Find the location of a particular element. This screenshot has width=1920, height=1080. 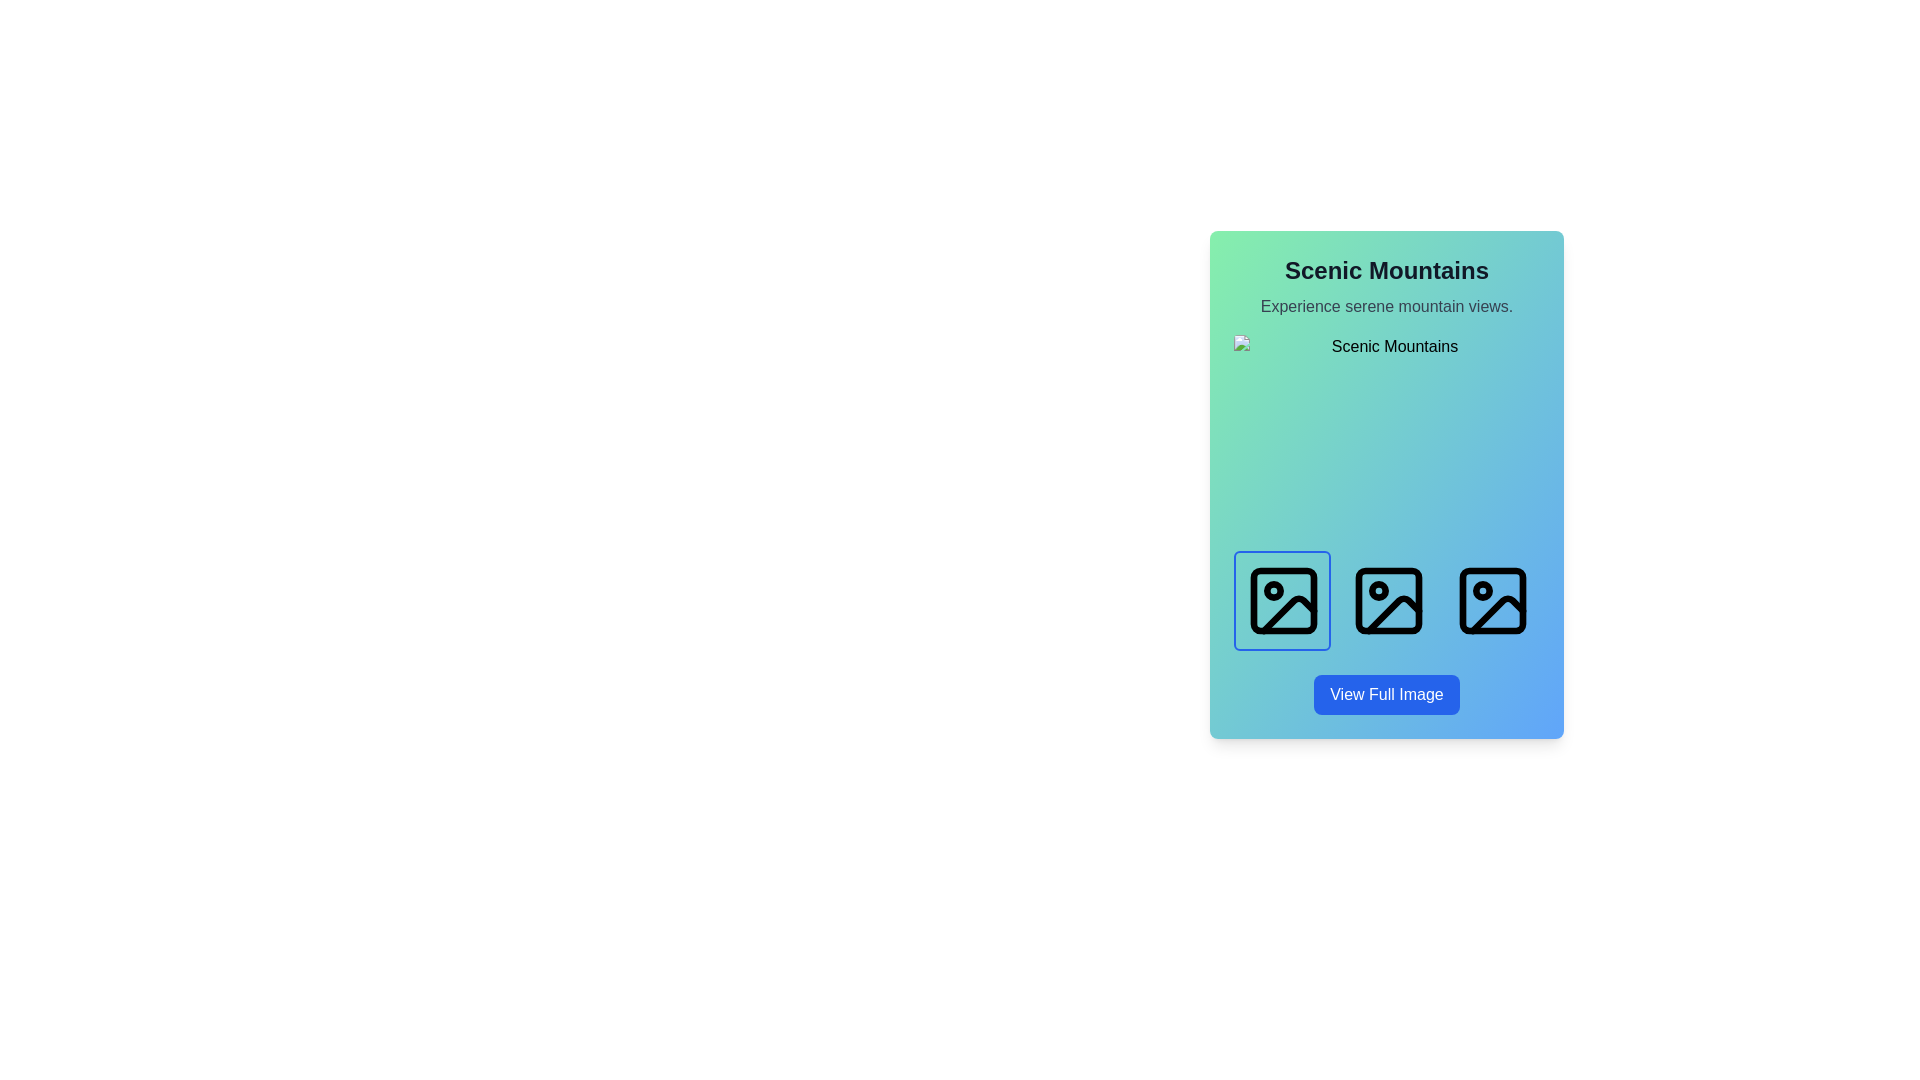

the icon styled as an image placeholder resembling a picture frame with a sun and mountain, located in the second position of a horizontal row of three icons near the bottom of the card is located at coordinates (1387, 600).